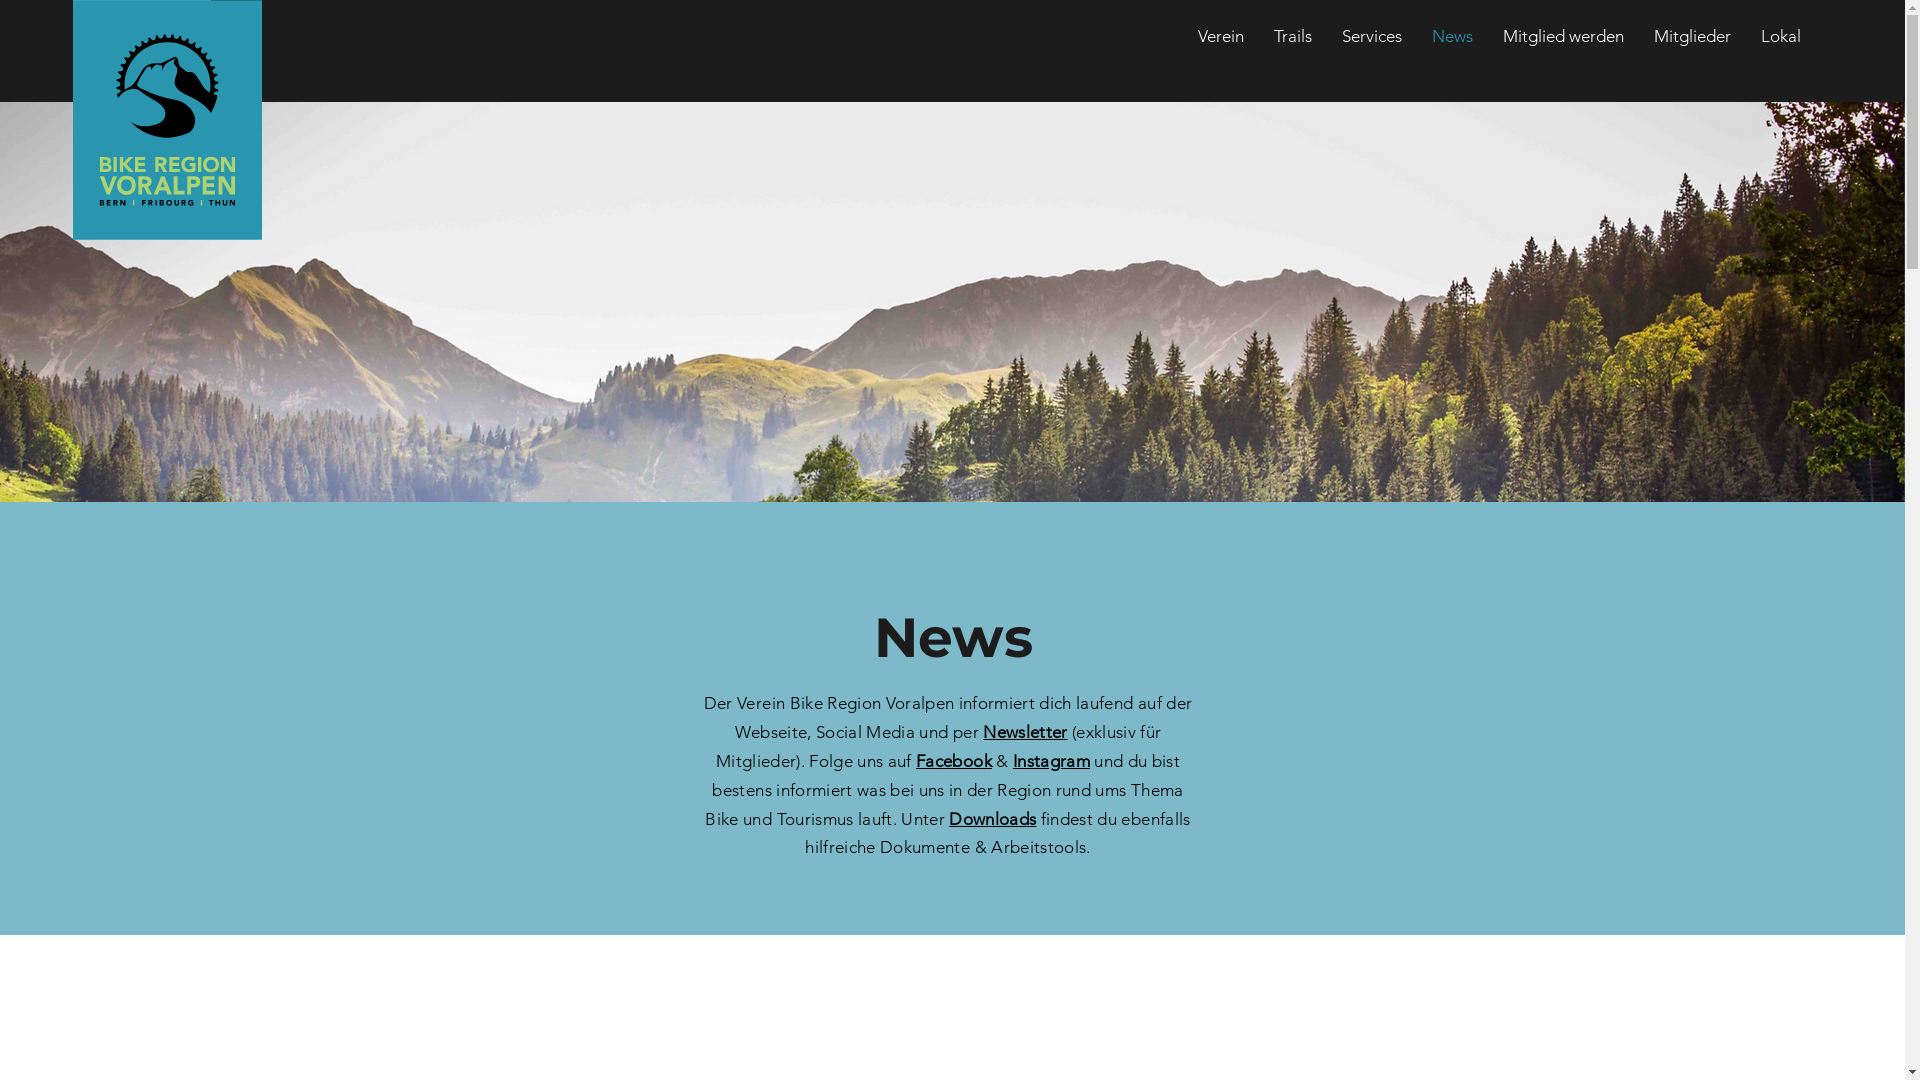 The width and height of the screenshot is (1920, 1080). What do you see at coordinates (1371, 49) in the screenshot?
I see `'Services'` at bounding box center [1371, 49].